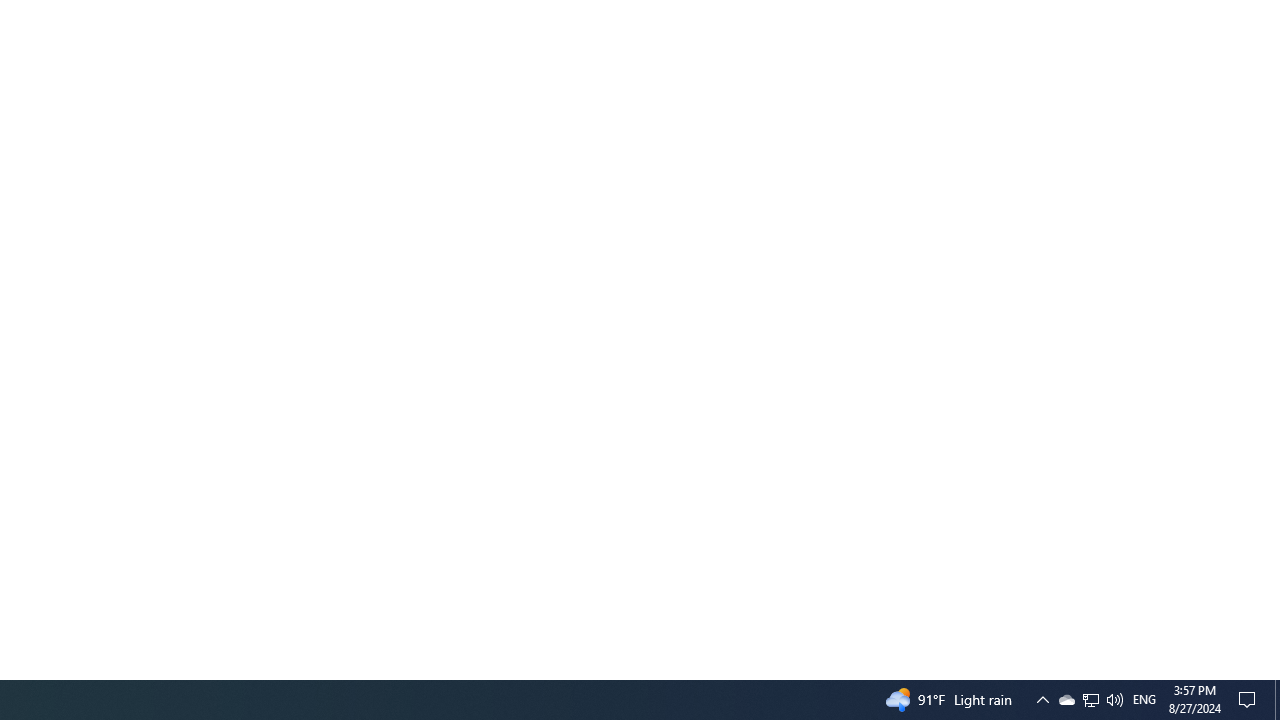 Image resolution: width=1280 pixels, height=720 pixels. What do you see at coordinates (1089, 698) in the screenshot?
I see `'User Promoted Notification Area'` at bounding box center [1089, 698].